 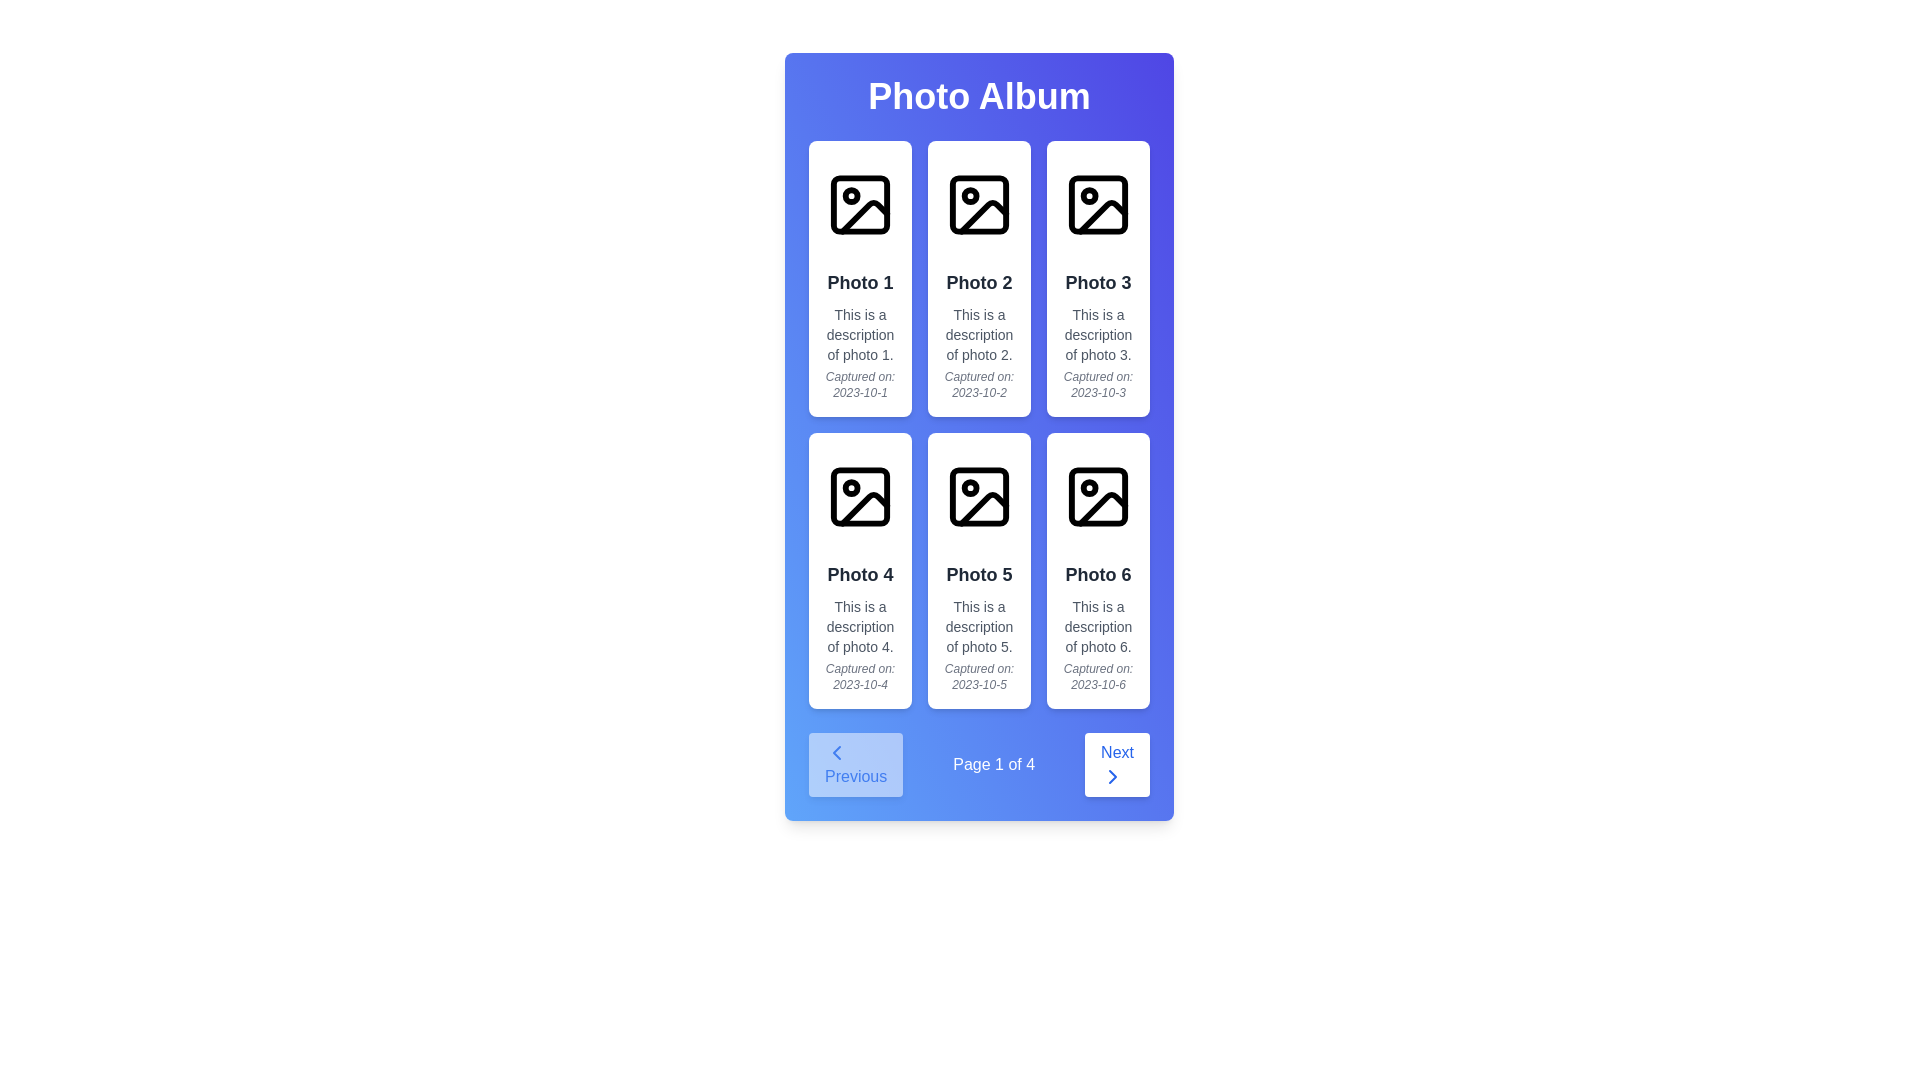 What do you see at coordinates (979, 574) in the screenshot?
I see `the text label 'Photo 5' which is styled with a bold font, larger size, and dark color, located in the center card of the second row` at bounding box center [979, 574].